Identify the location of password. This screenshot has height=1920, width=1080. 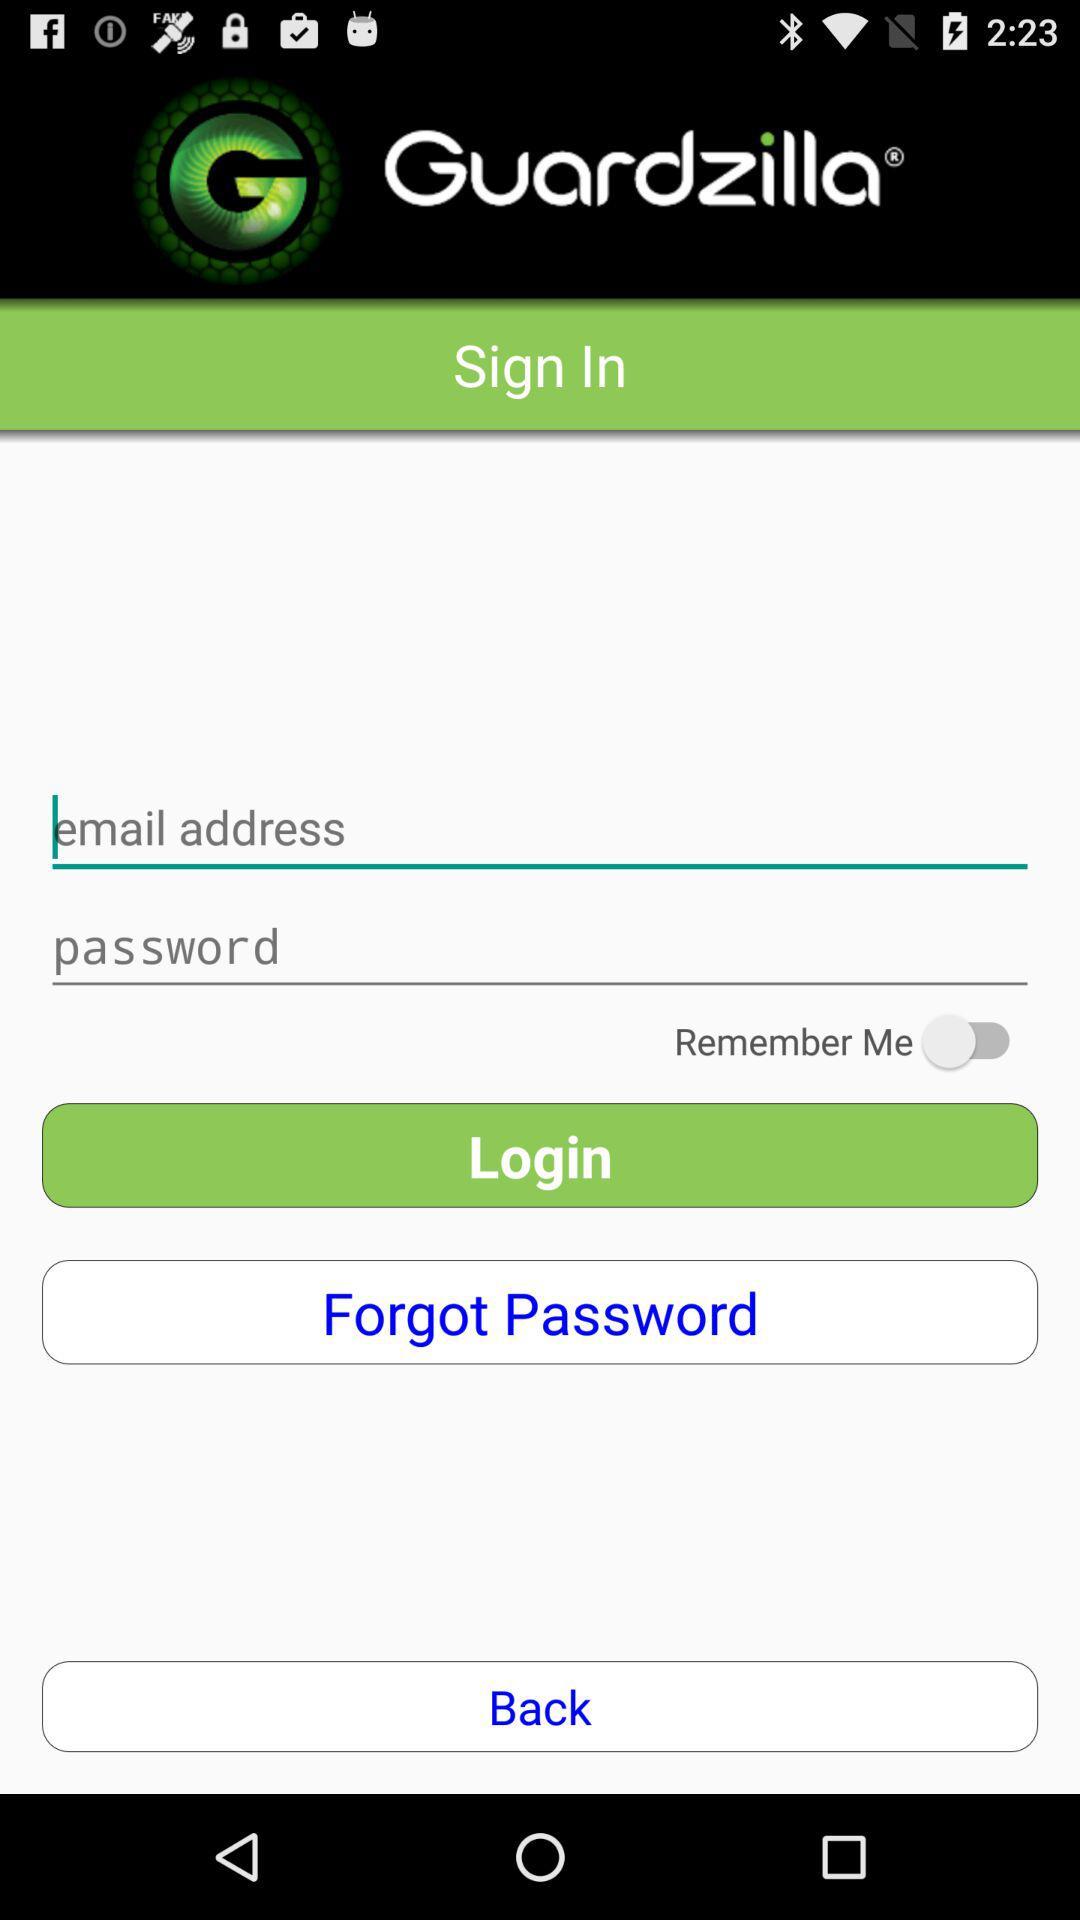
(540, 945).